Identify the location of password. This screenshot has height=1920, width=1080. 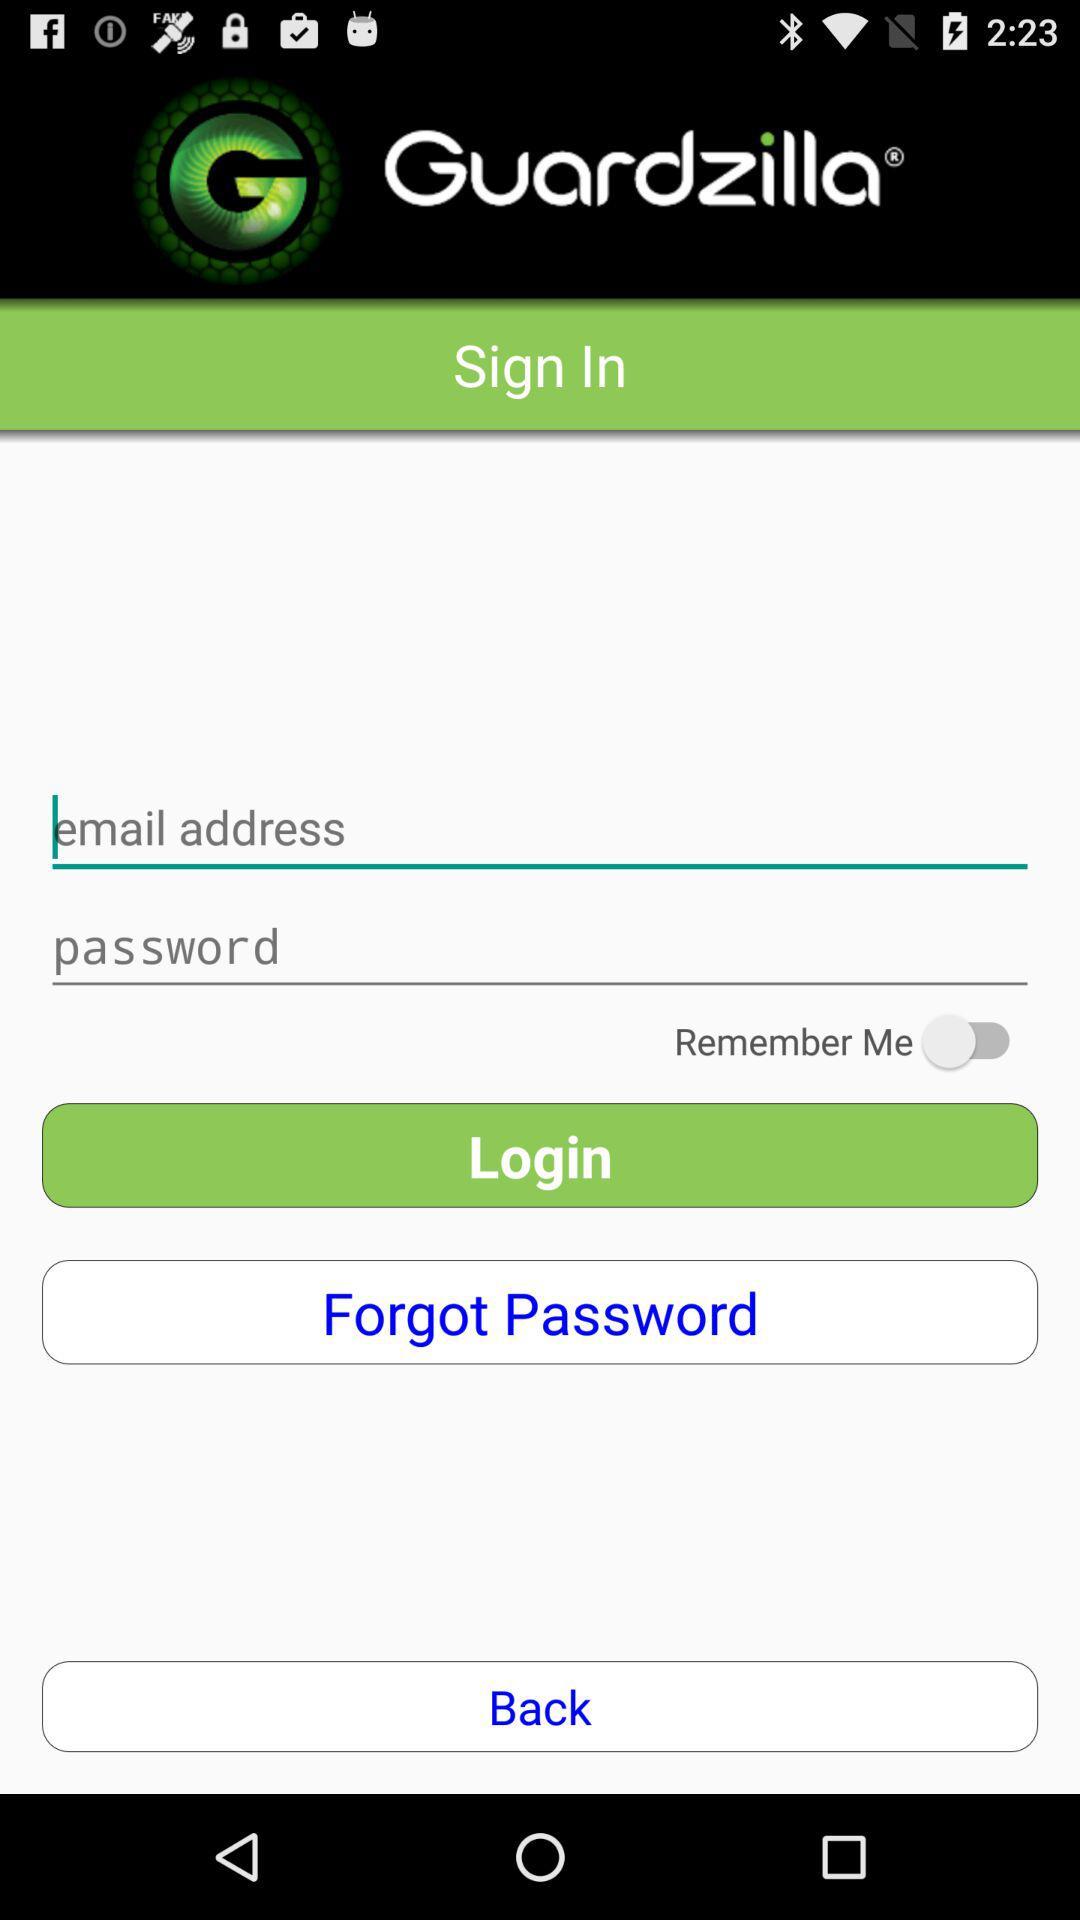
(540, 945).